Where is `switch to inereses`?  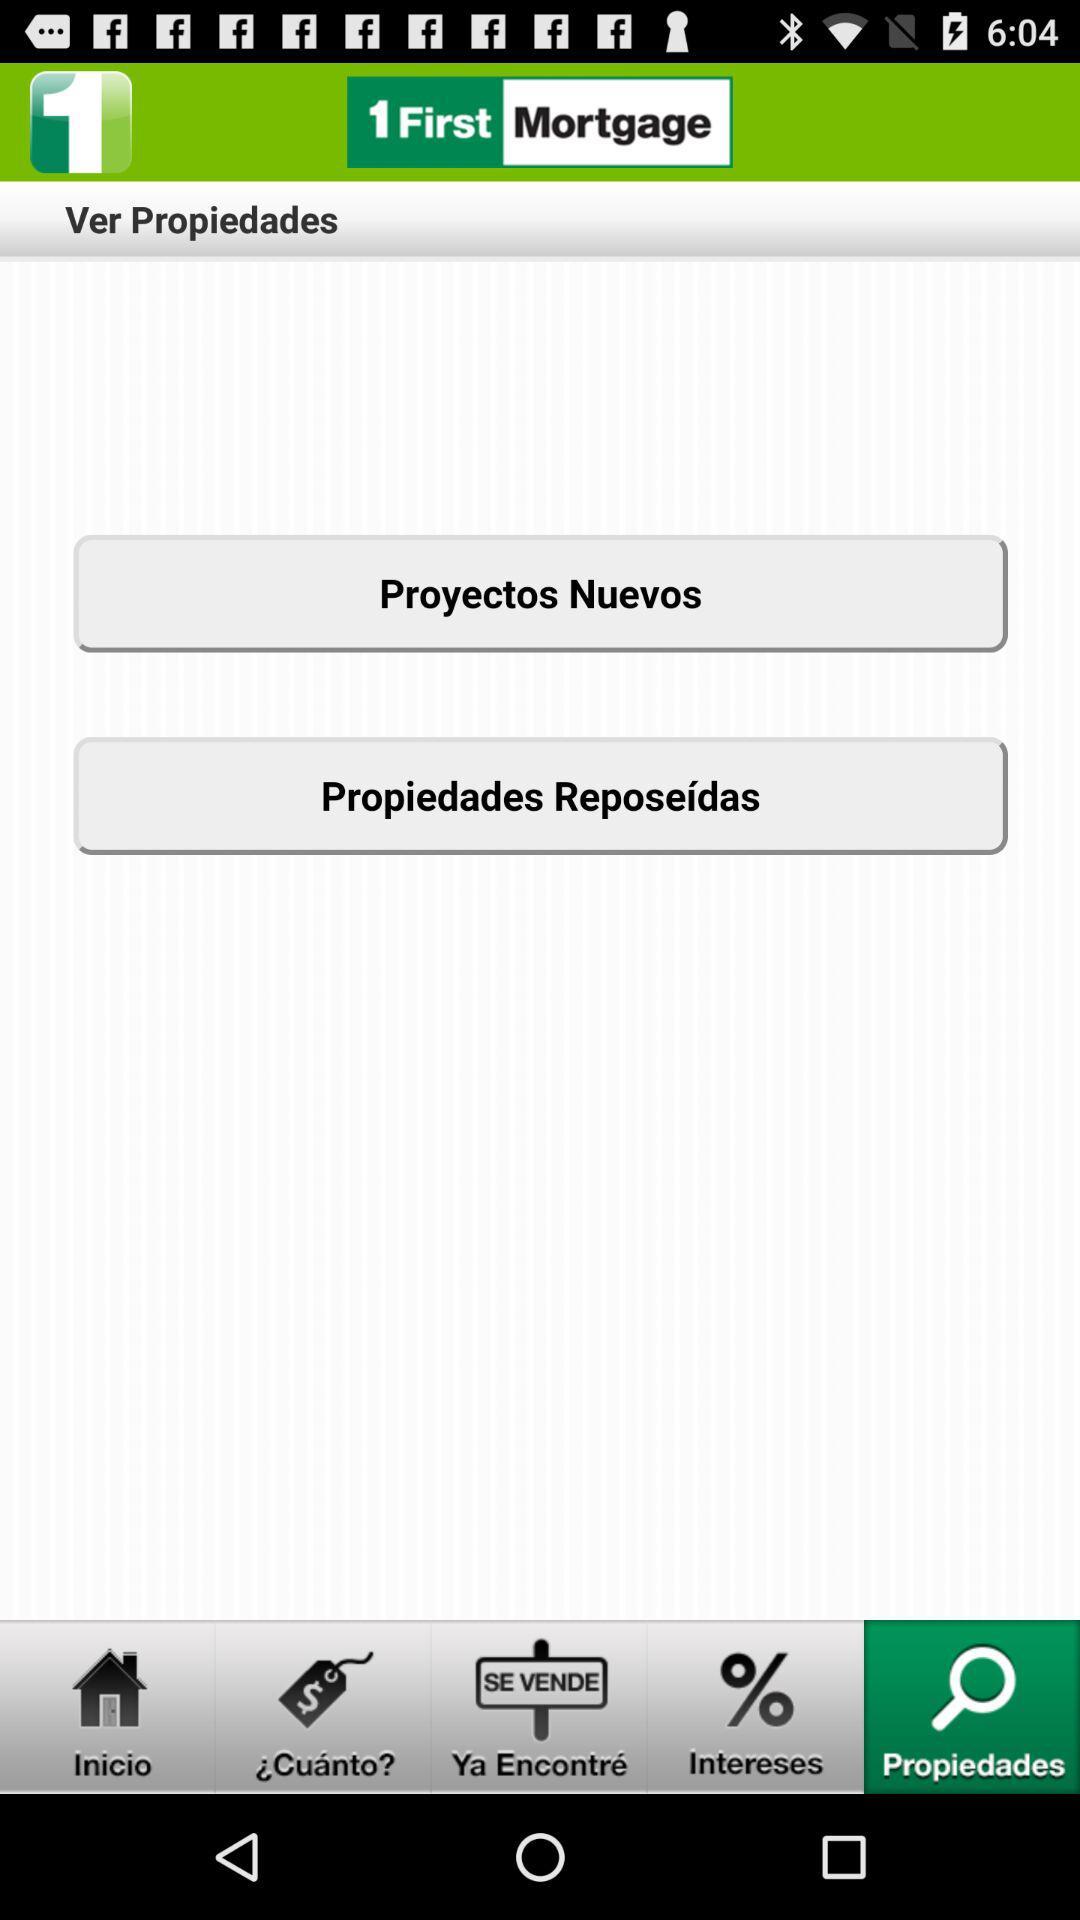 switch to inereses is located at coordinates (756, 1706).